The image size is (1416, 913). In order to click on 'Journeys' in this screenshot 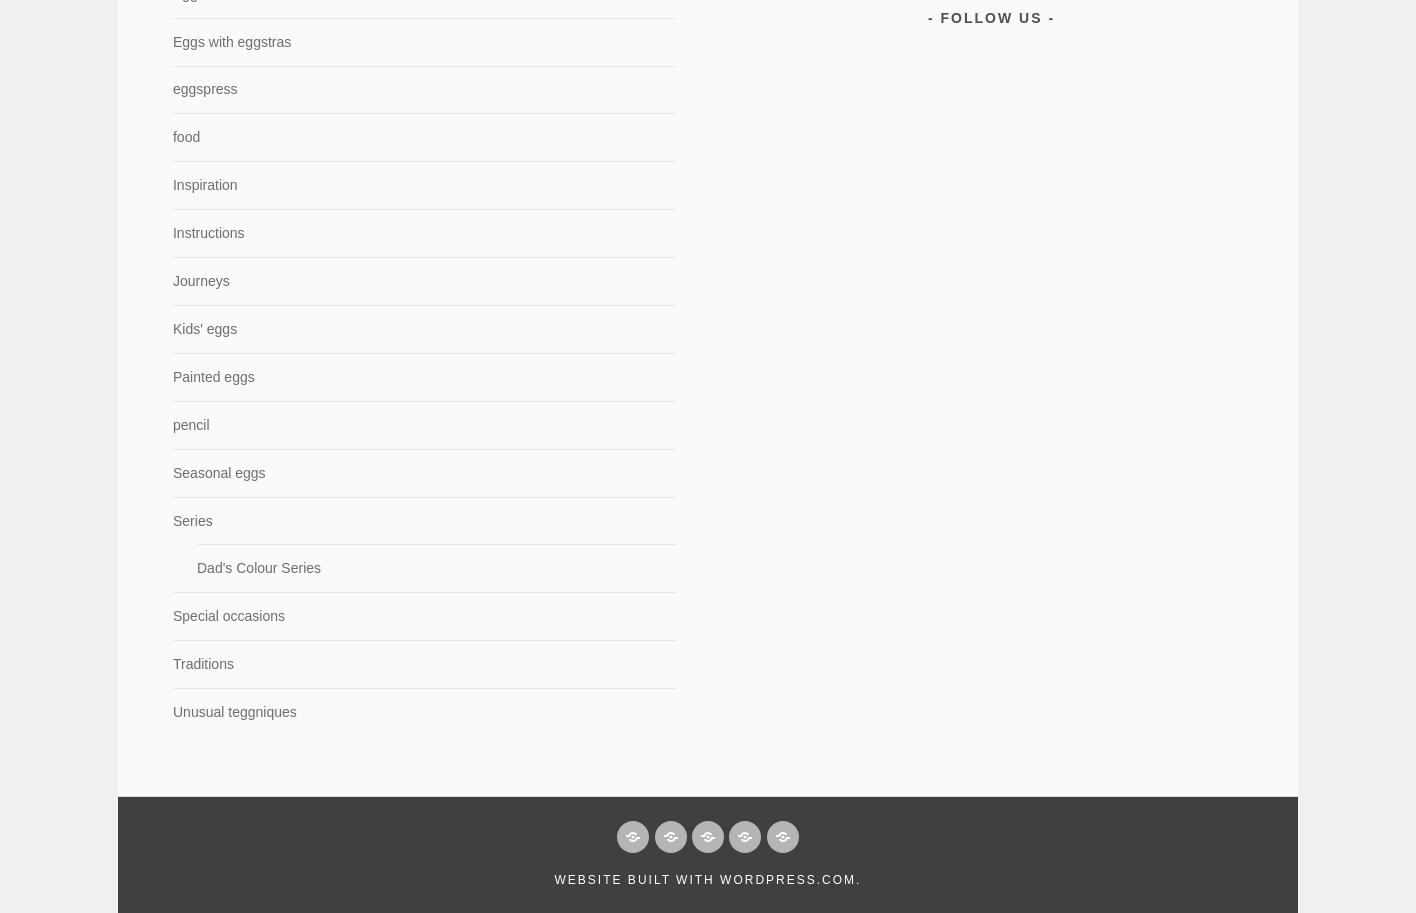, I will do `click(199, 281)`.